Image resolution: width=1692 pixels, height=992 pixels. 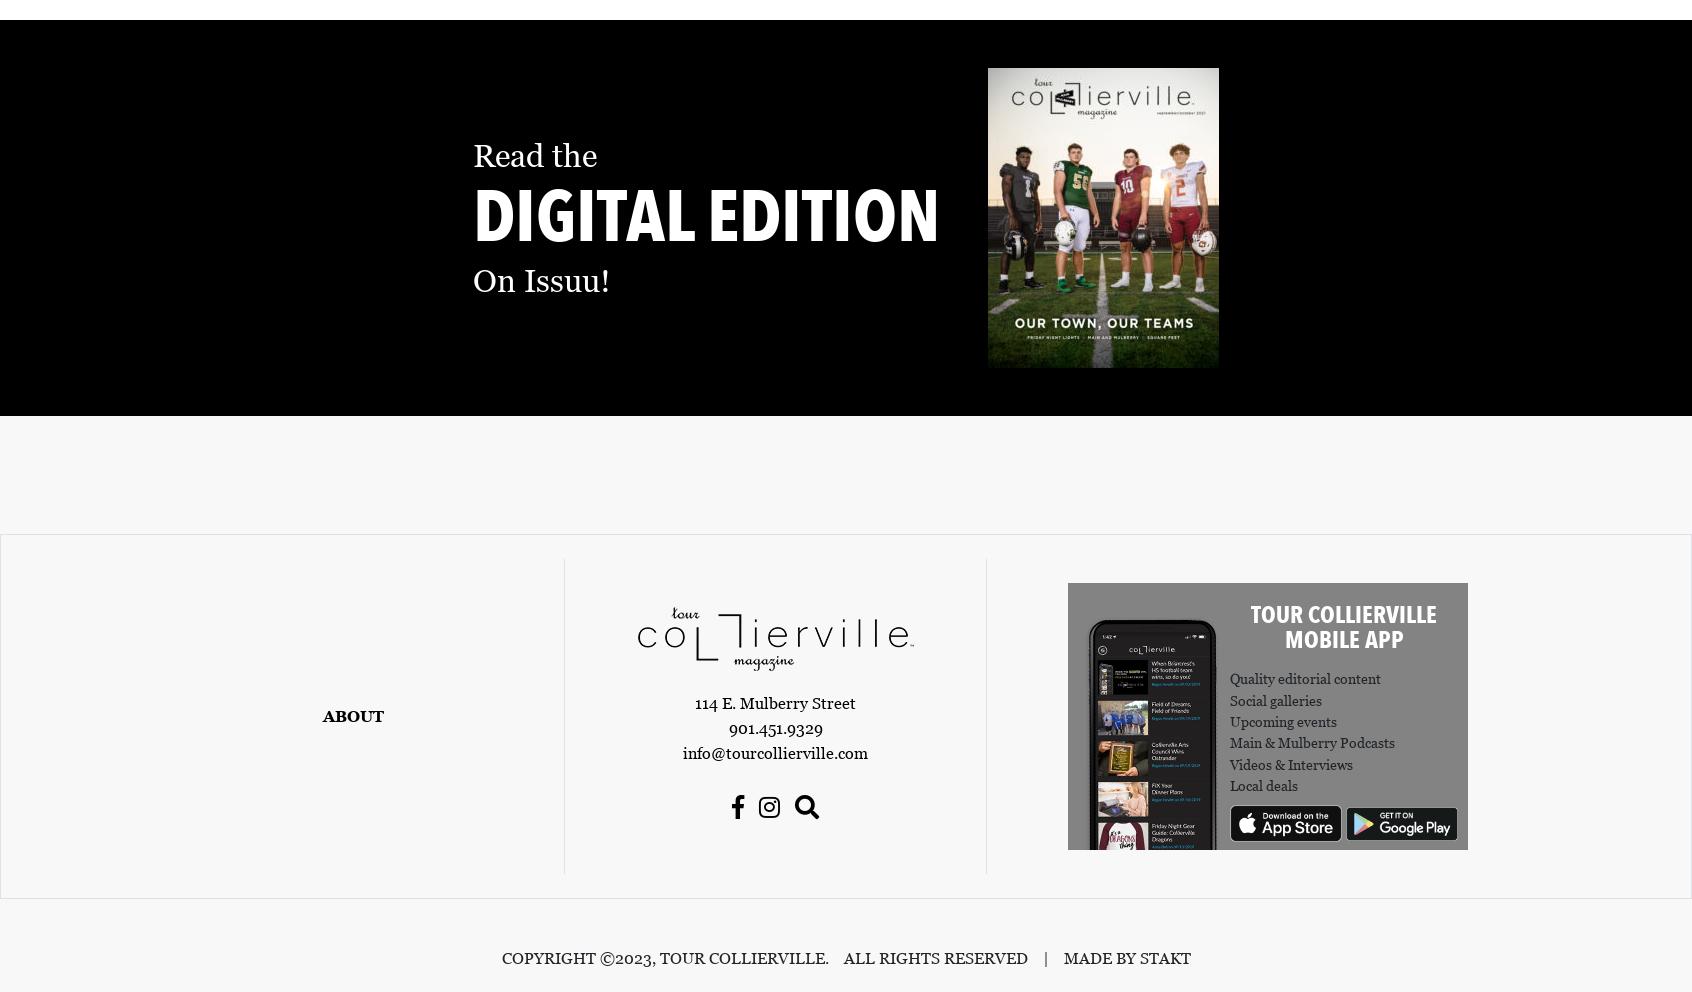 What do you see at coordinates (1251, 614) in the screenshot?
I see `'Tour Collierville'` at bounding box center [1251, 614].